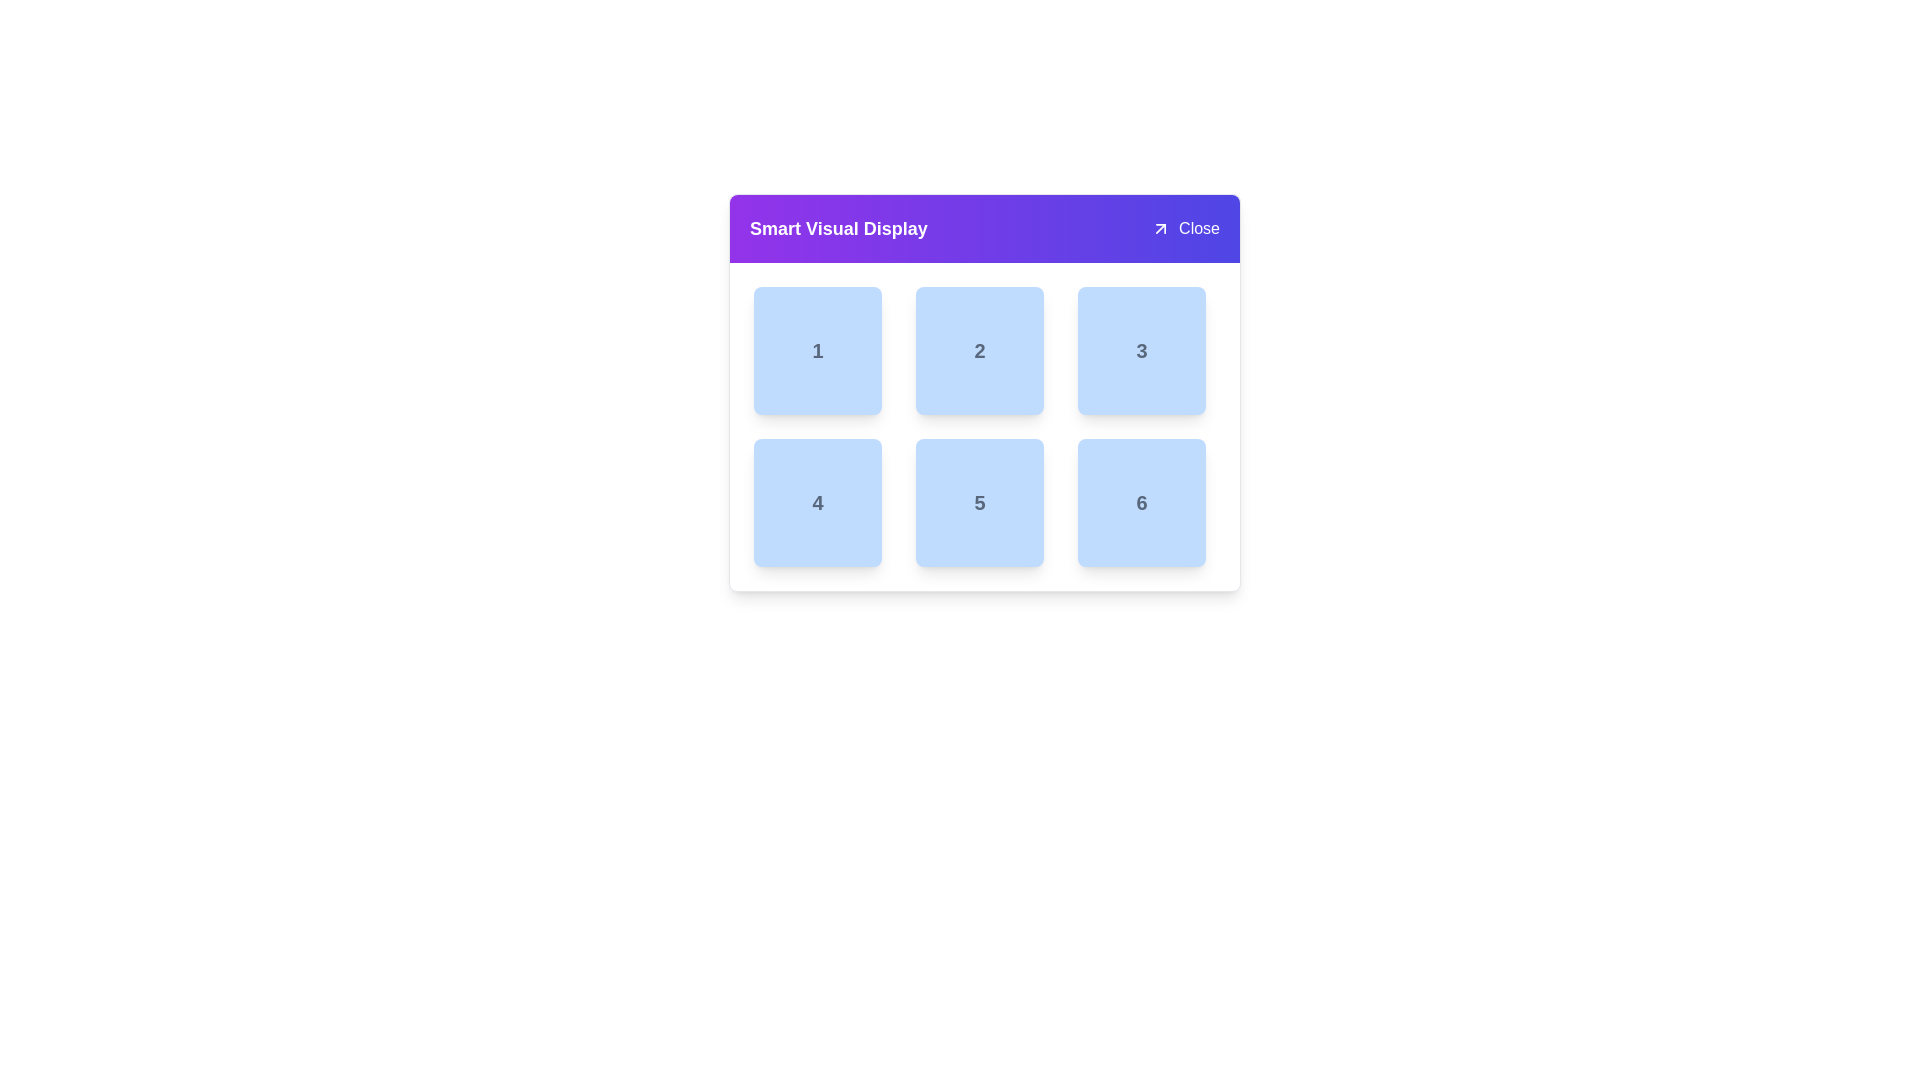 This screenshot has height=1080, width=1920. I want to click on the 'Close' button displayed in white font on a purple background located in the top-right corner of the interface, so click(1199, 227).